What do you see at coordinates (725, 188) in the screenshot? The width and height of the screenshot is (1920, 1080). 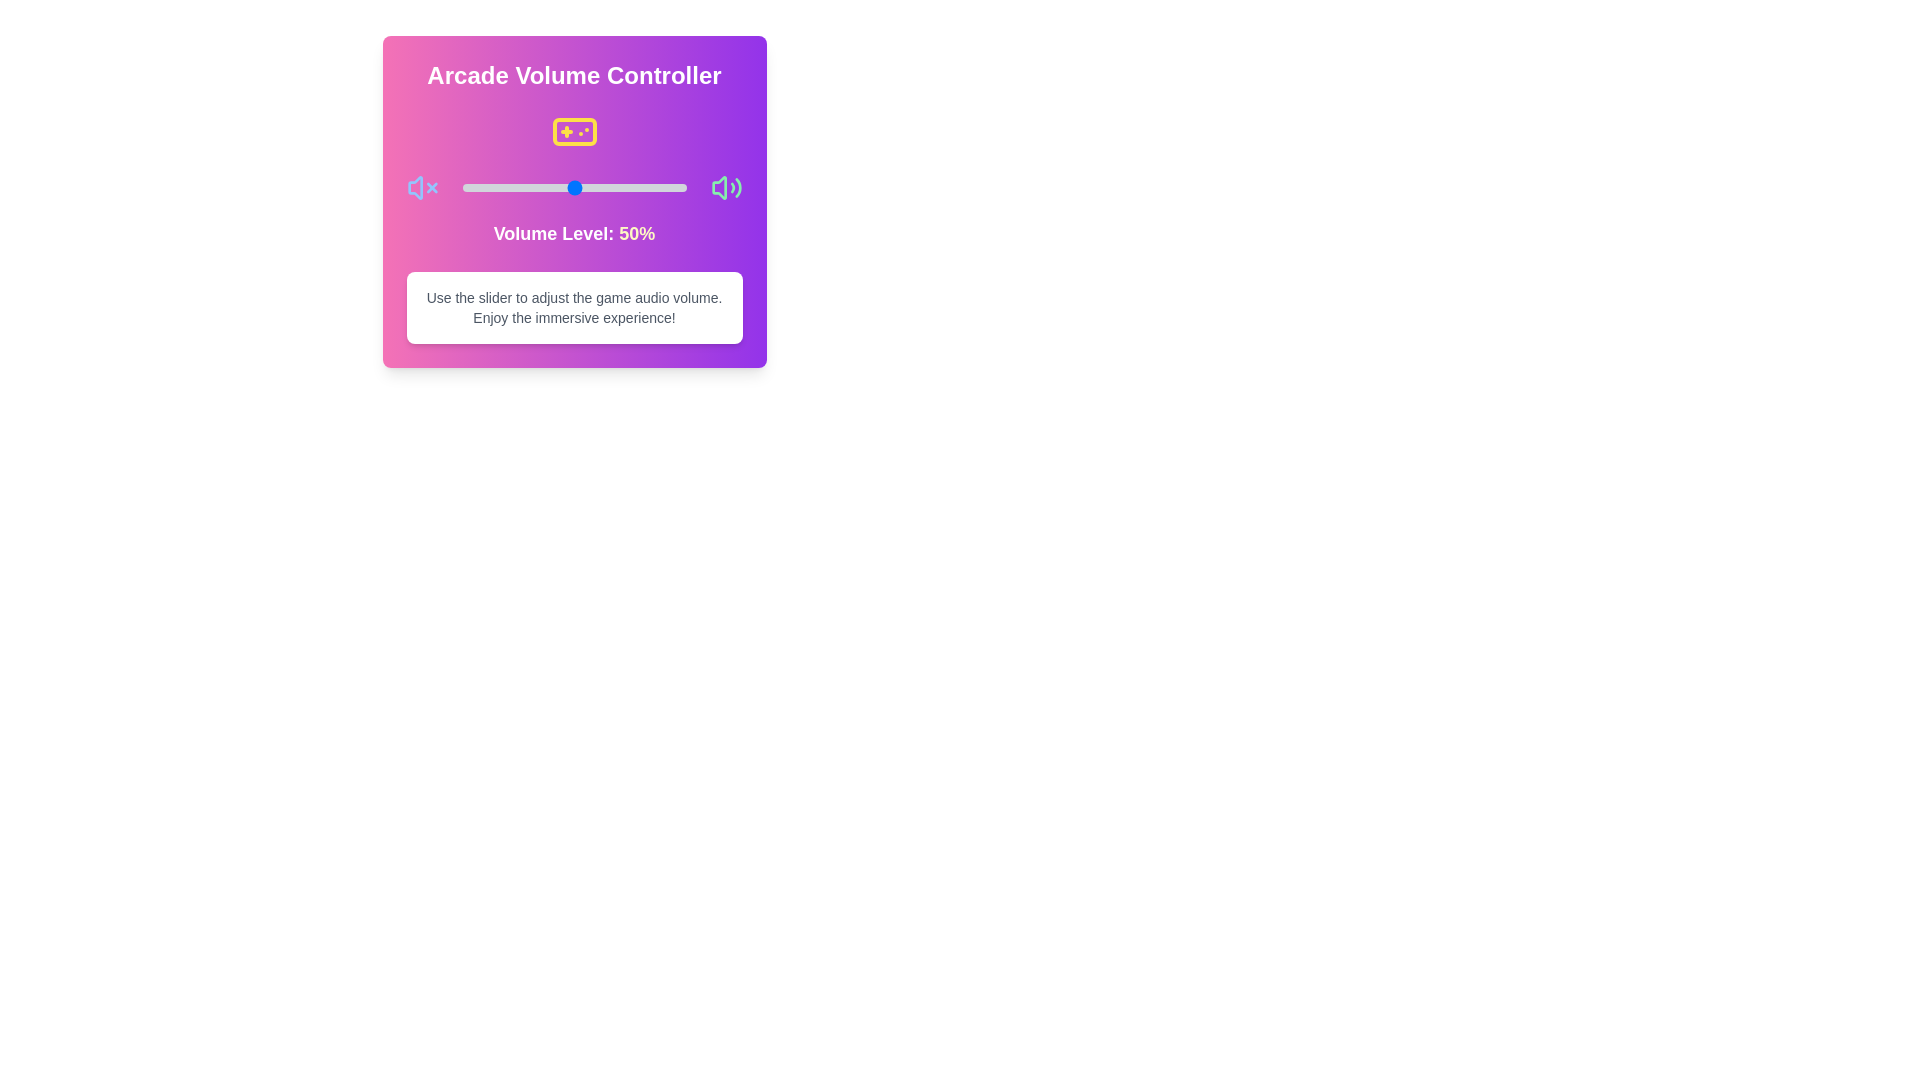 I see `the volume icon Volume2 to interact with it` at bounding box center [725, 188].